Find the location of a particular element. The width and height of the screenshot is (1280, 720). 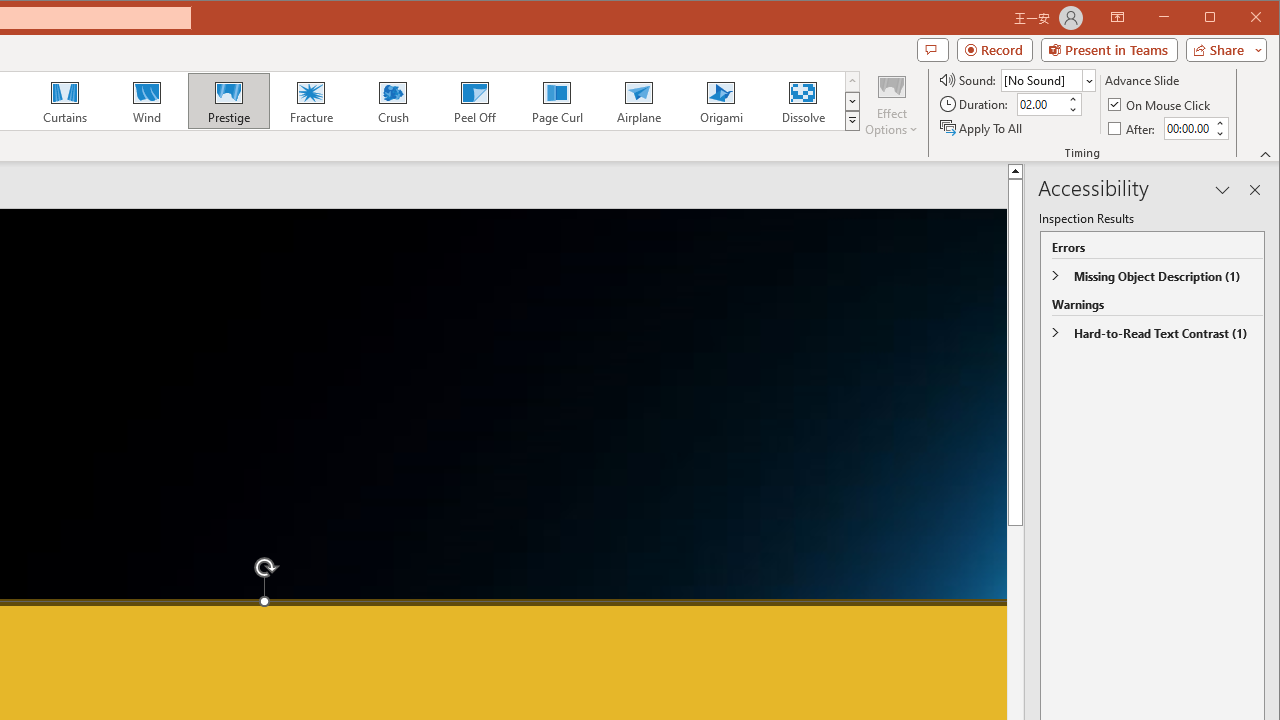

'Wind' is located at coordinates (146, 100).